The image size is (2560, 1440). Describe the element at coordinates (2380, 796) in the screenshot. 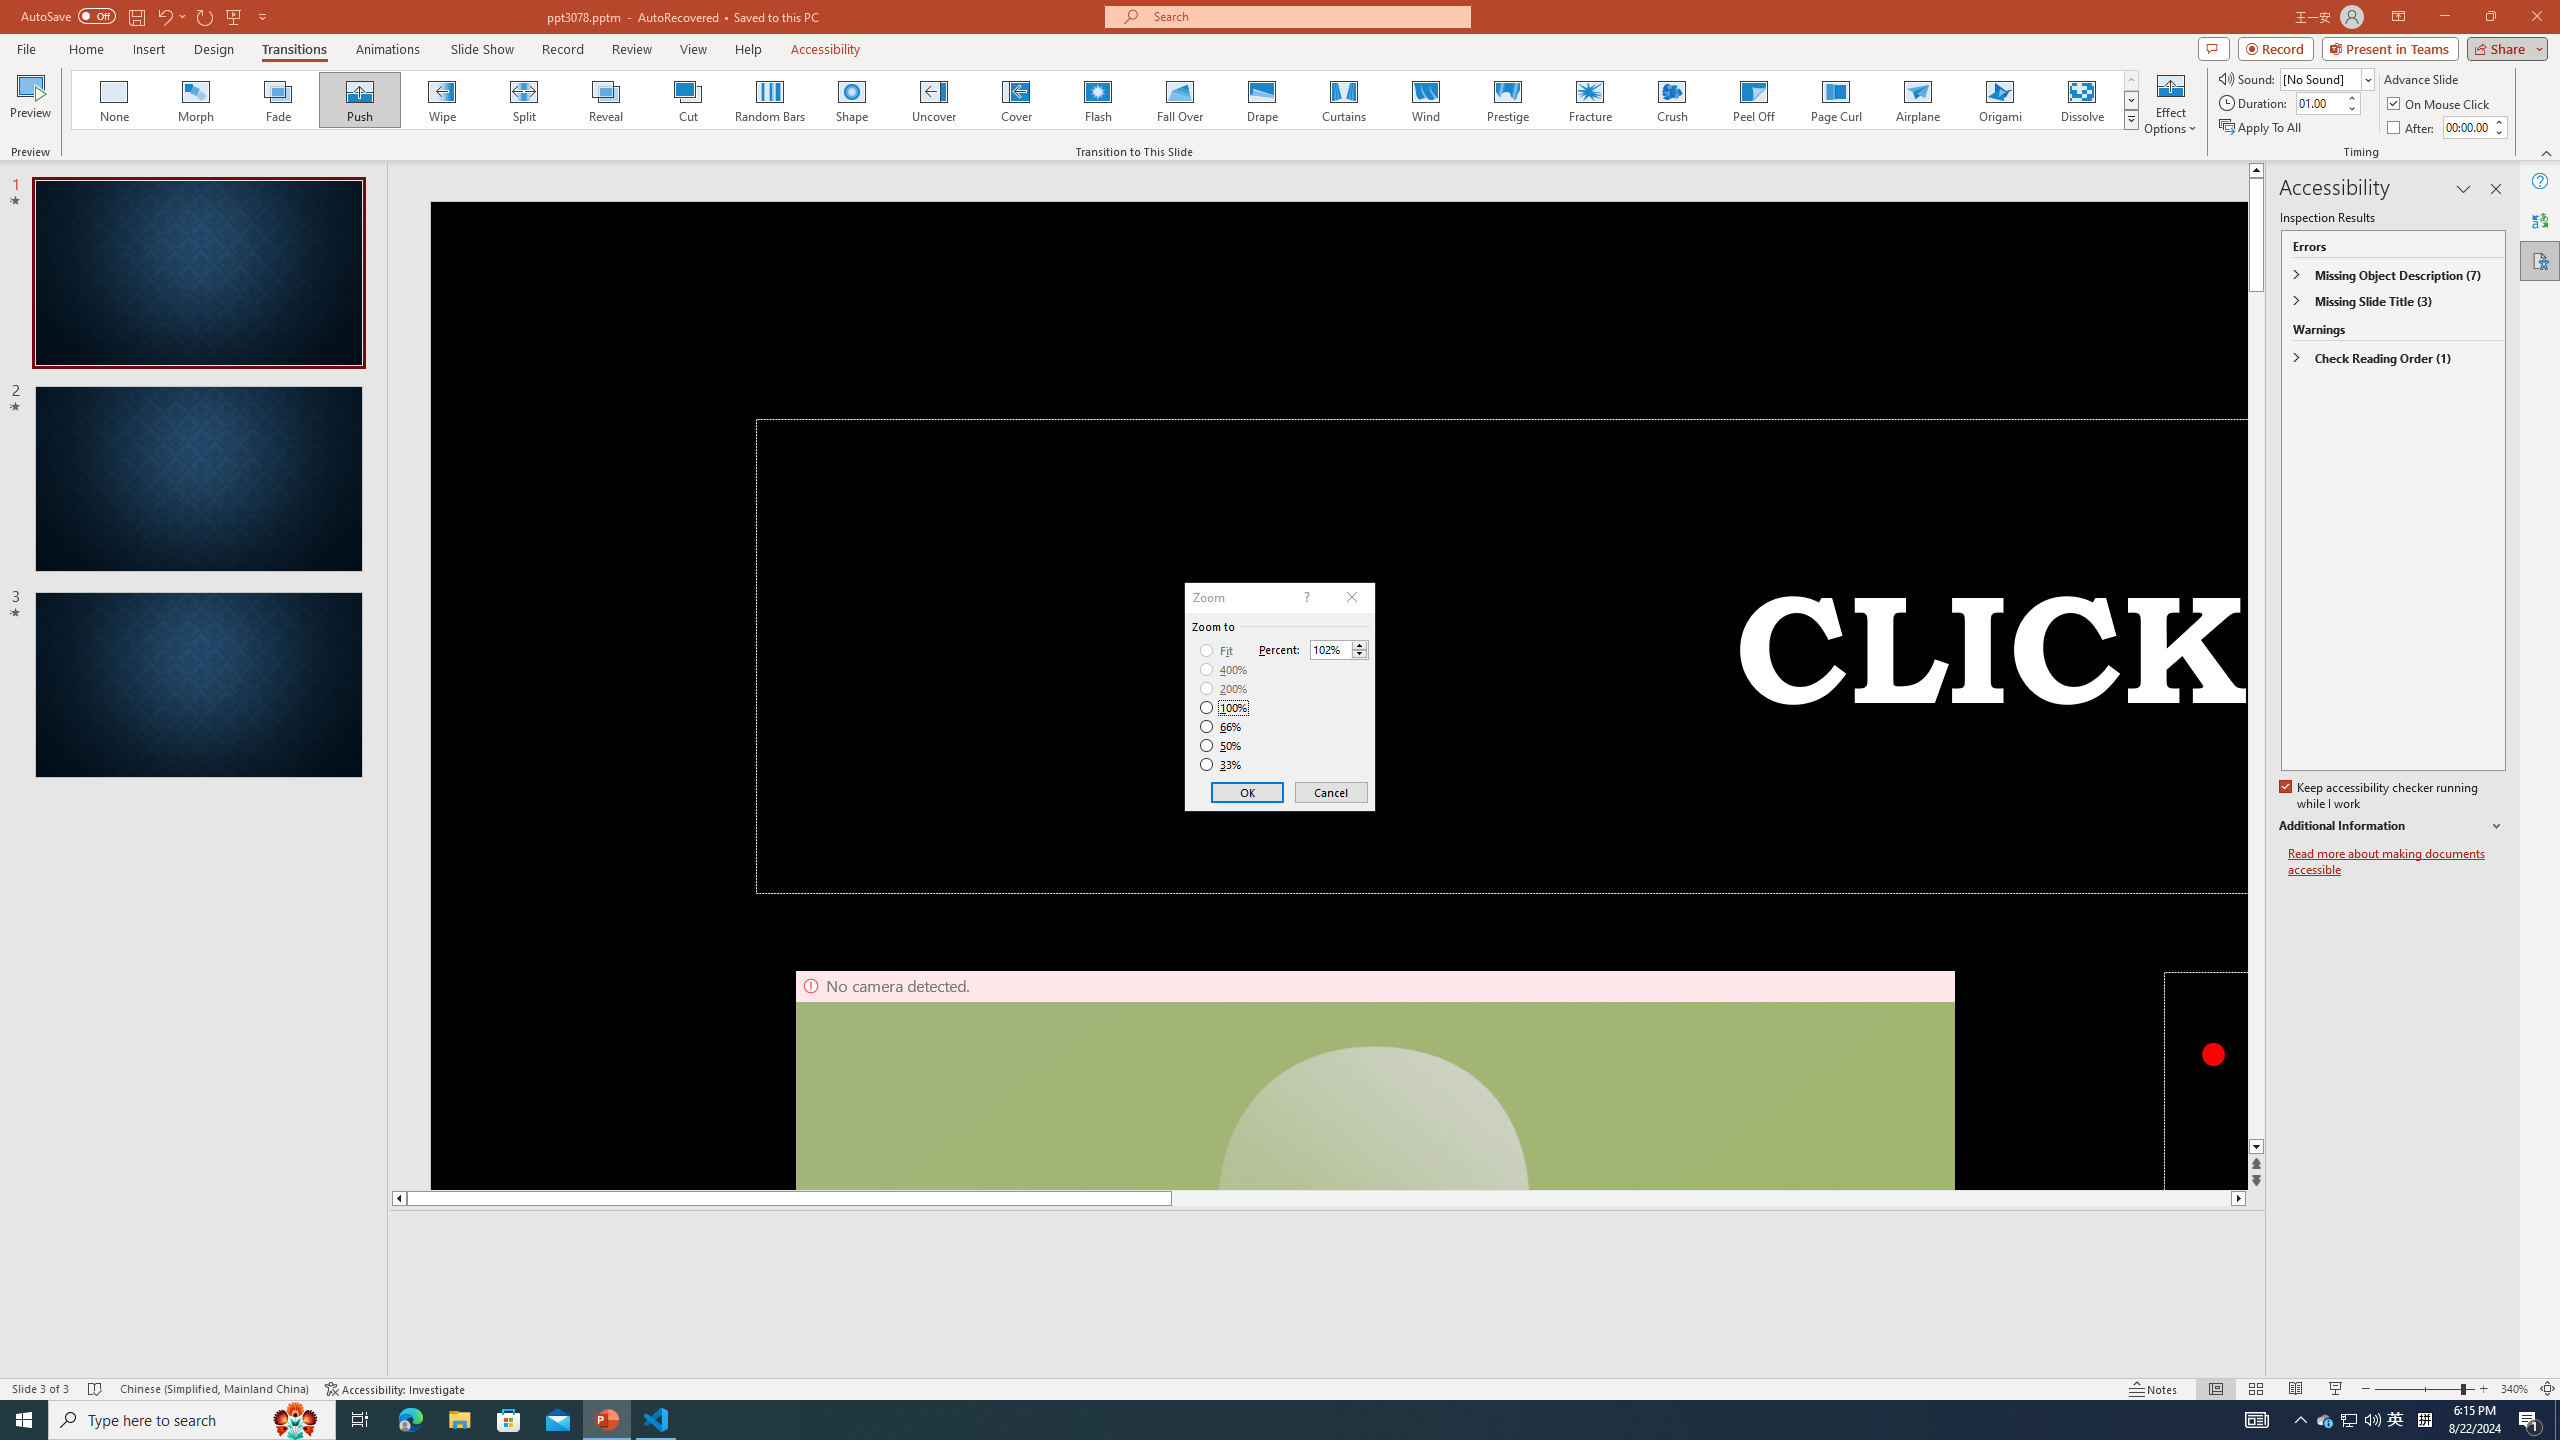

I see `'Keep accessibility checker running while I work'` at that location.